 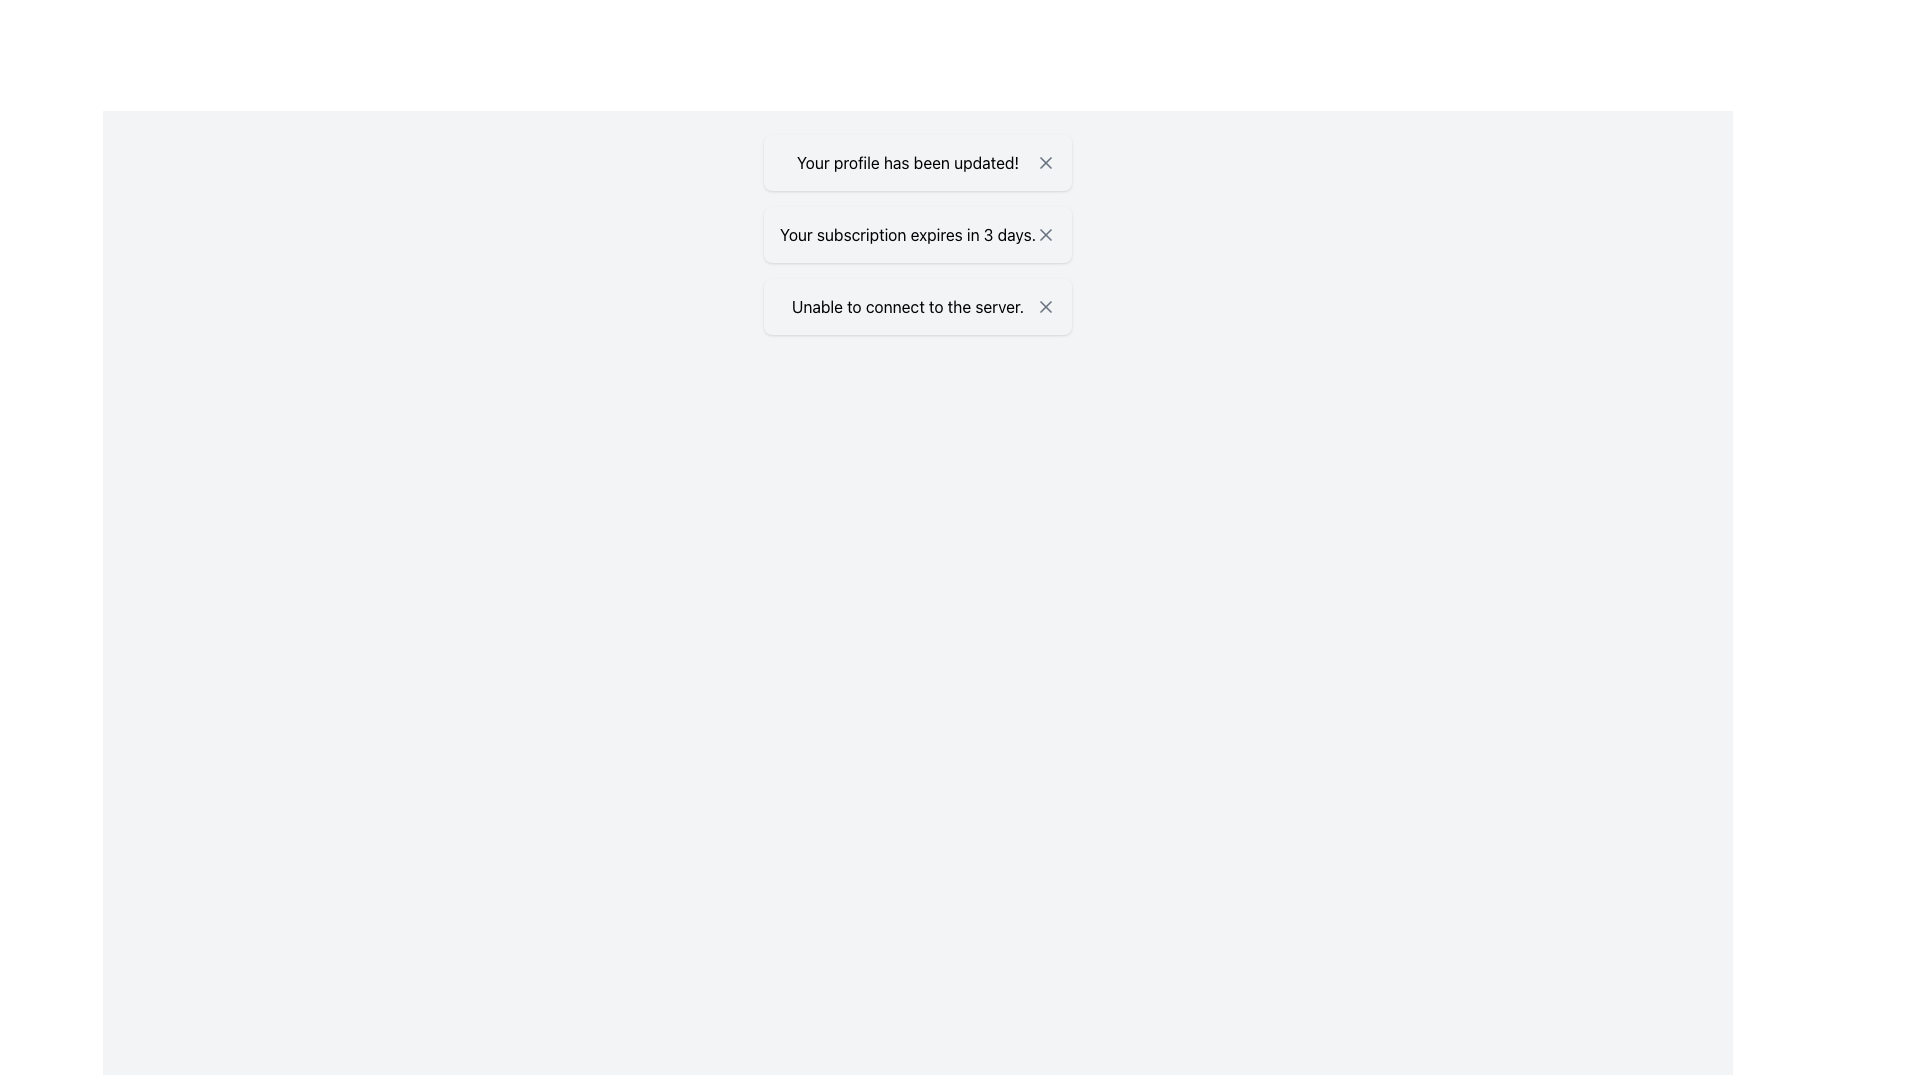 What do you see at coordinates (906, 161) in the screenshot?
I see `the static text indicating successful profile update, located in the first notification box at the top of the list` at bounding box center [906, 161].